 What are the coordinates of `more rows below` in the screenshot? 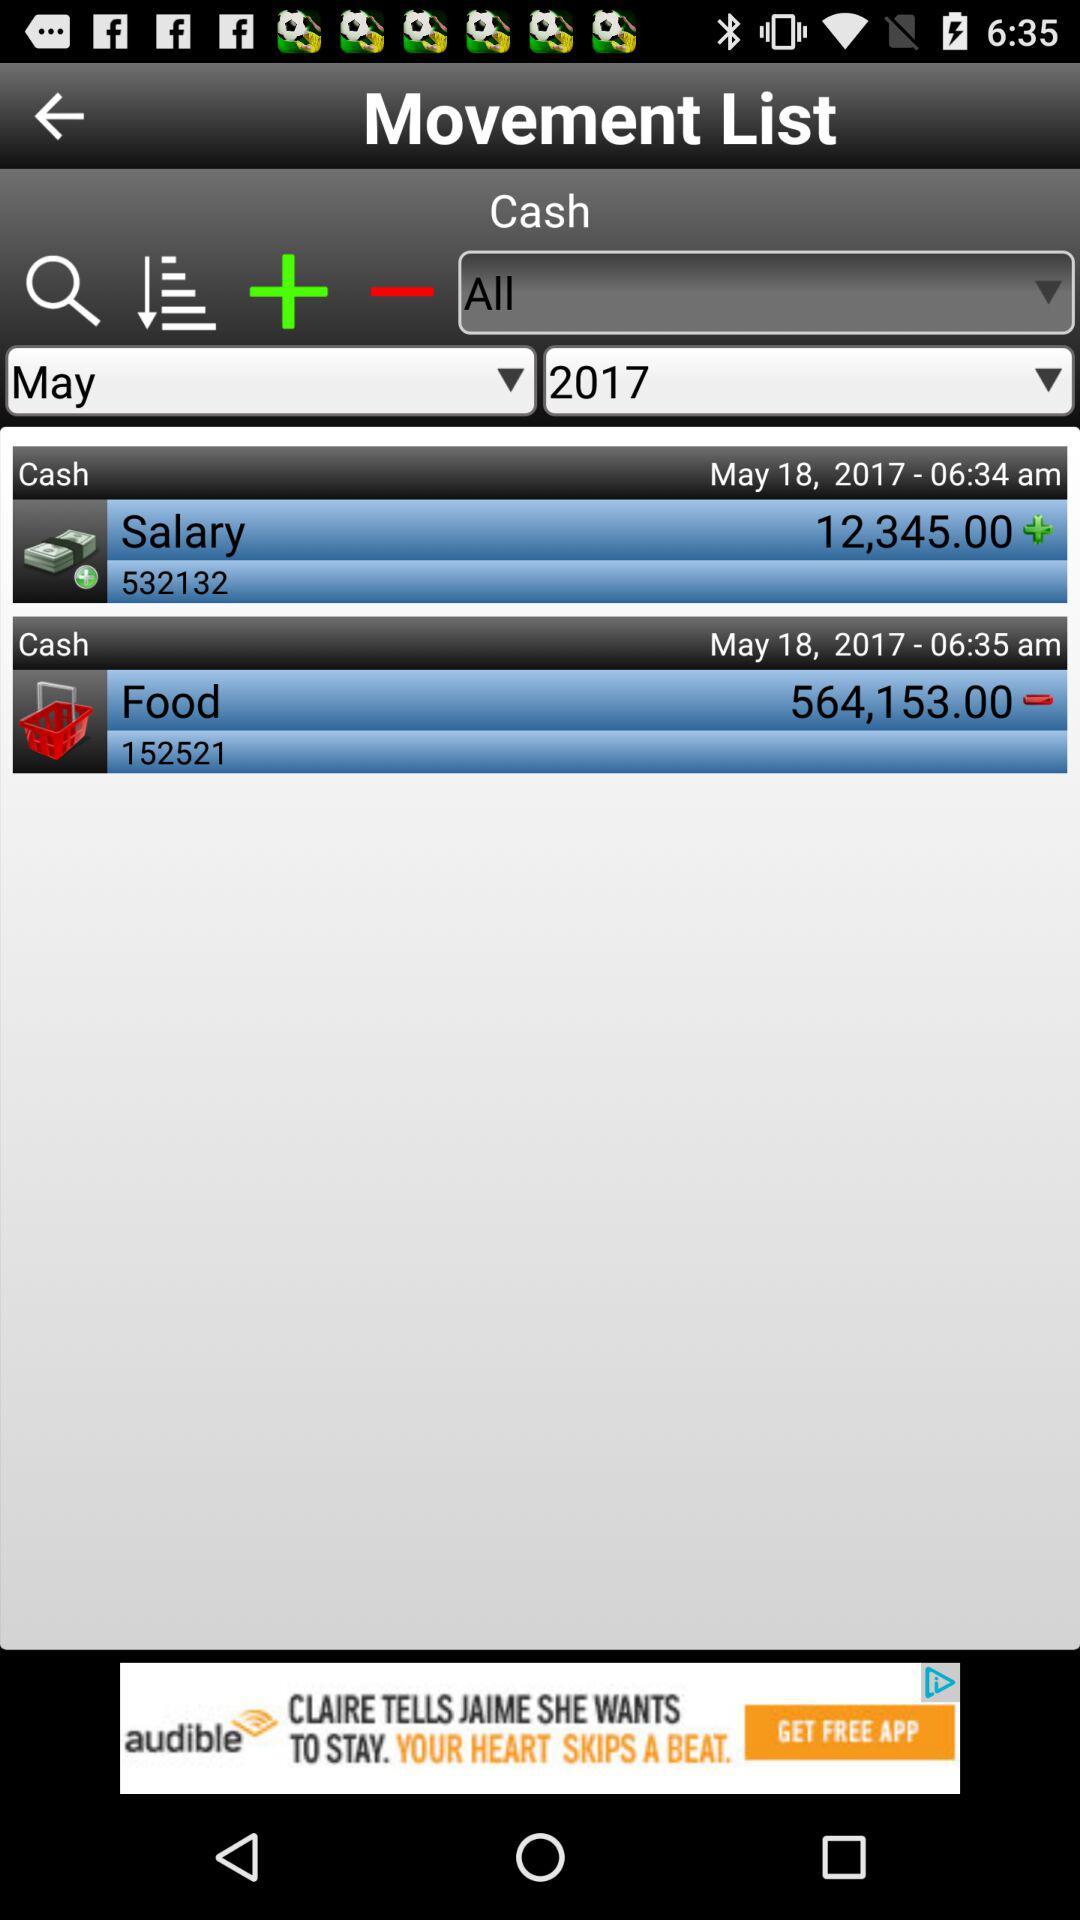 It's located at (174, 291).